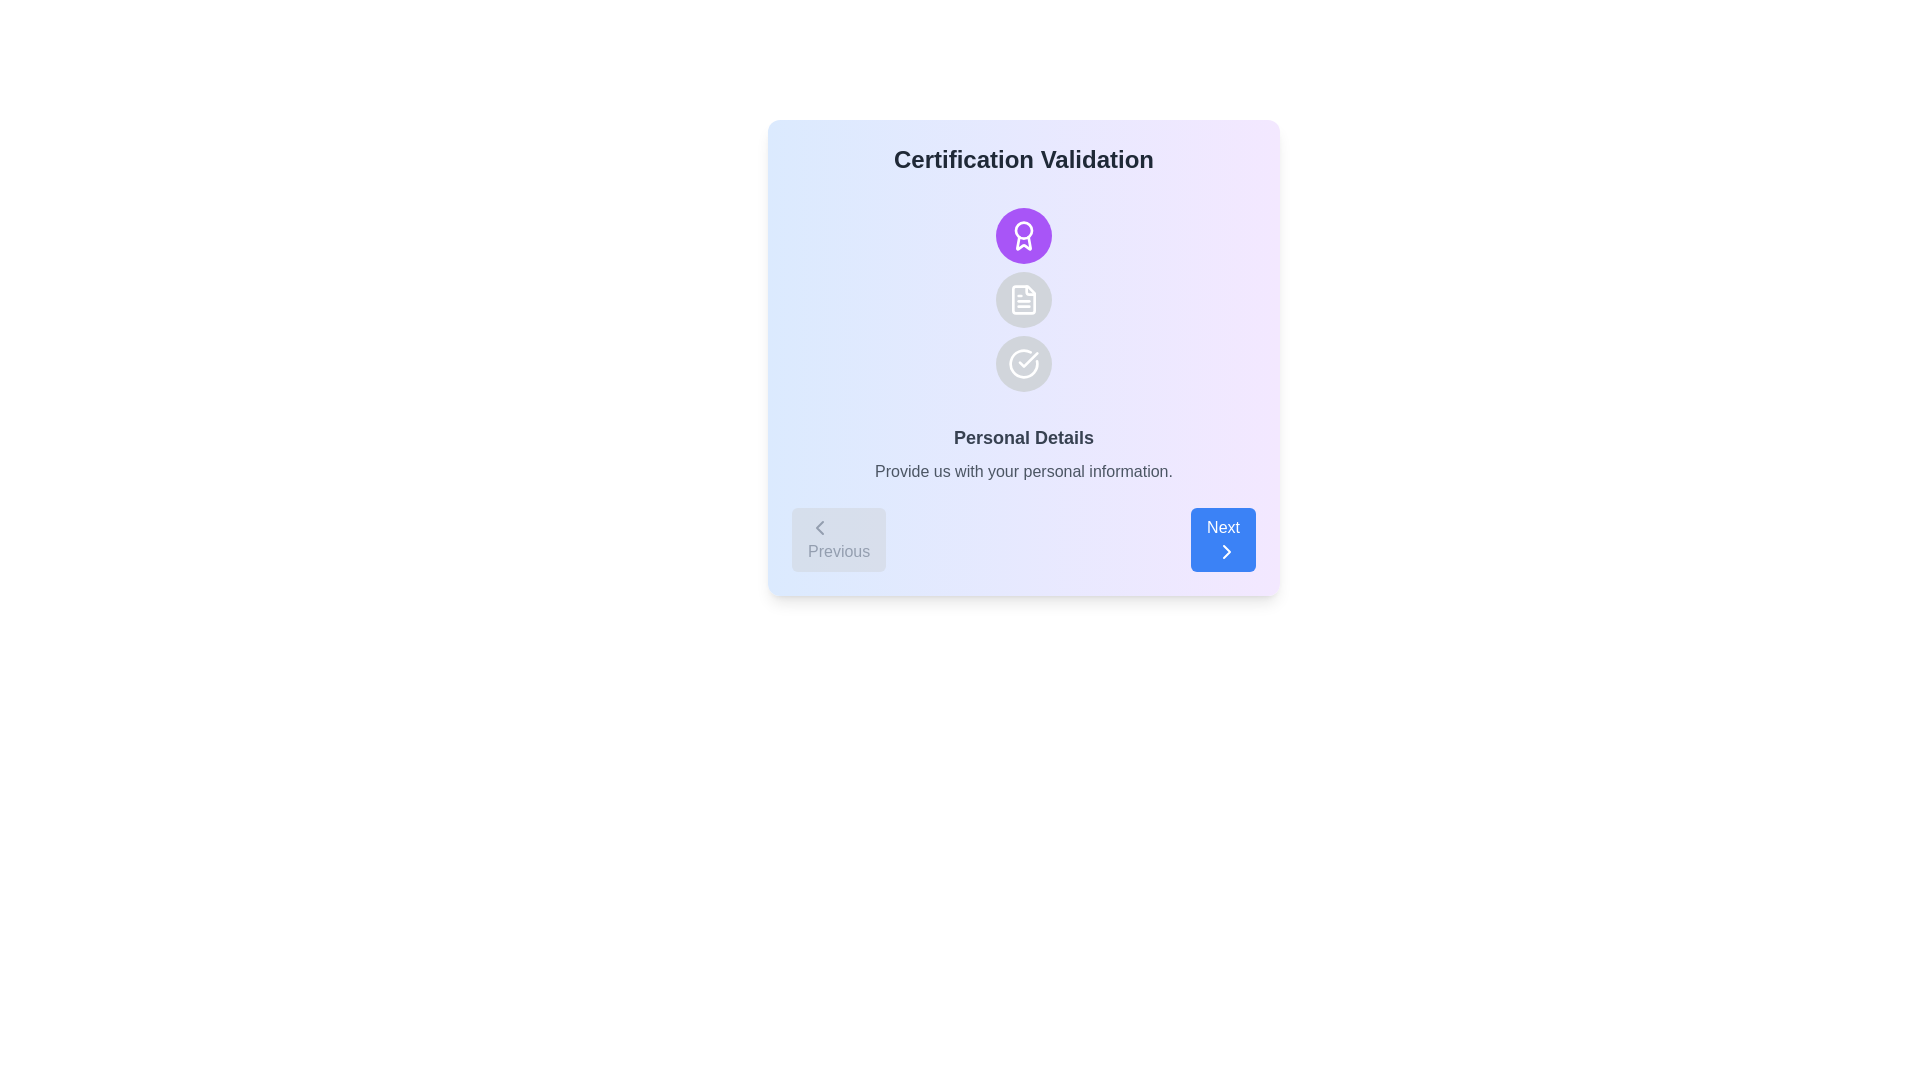 The image size is (1920, 1080). Describe the element at coordinates (1023, 300) in the screenshot. I see `the file/document icon, which is the second item in a vertical sequence of icons, located between a purple circular icon with a badge and a grayscale circular icon with a checkmark` at that location.